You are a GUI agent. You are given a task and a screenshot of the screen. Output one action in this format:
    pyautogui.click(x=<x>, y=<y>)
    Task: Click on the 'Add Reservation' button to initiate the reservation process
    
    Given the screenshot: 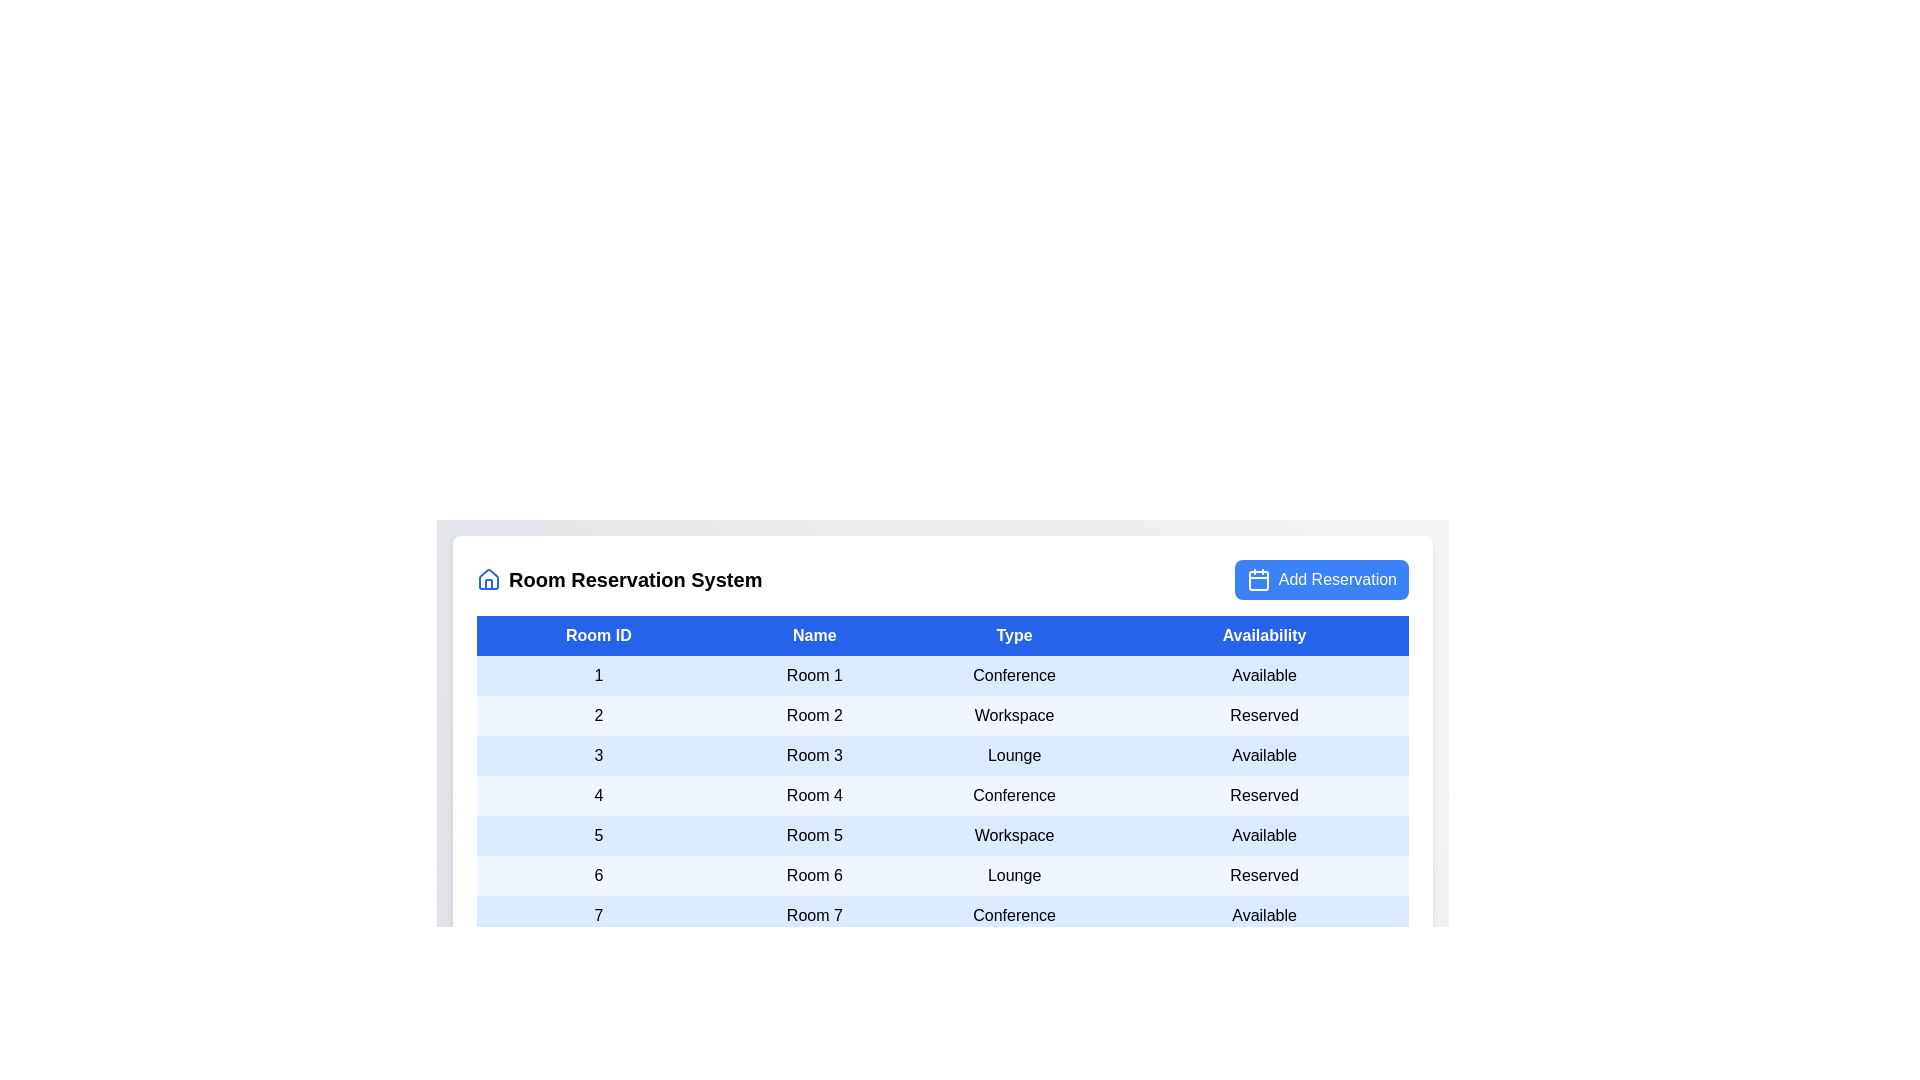 What is the action you would take?
    pyautogui.click(x=1320, y=579)
    